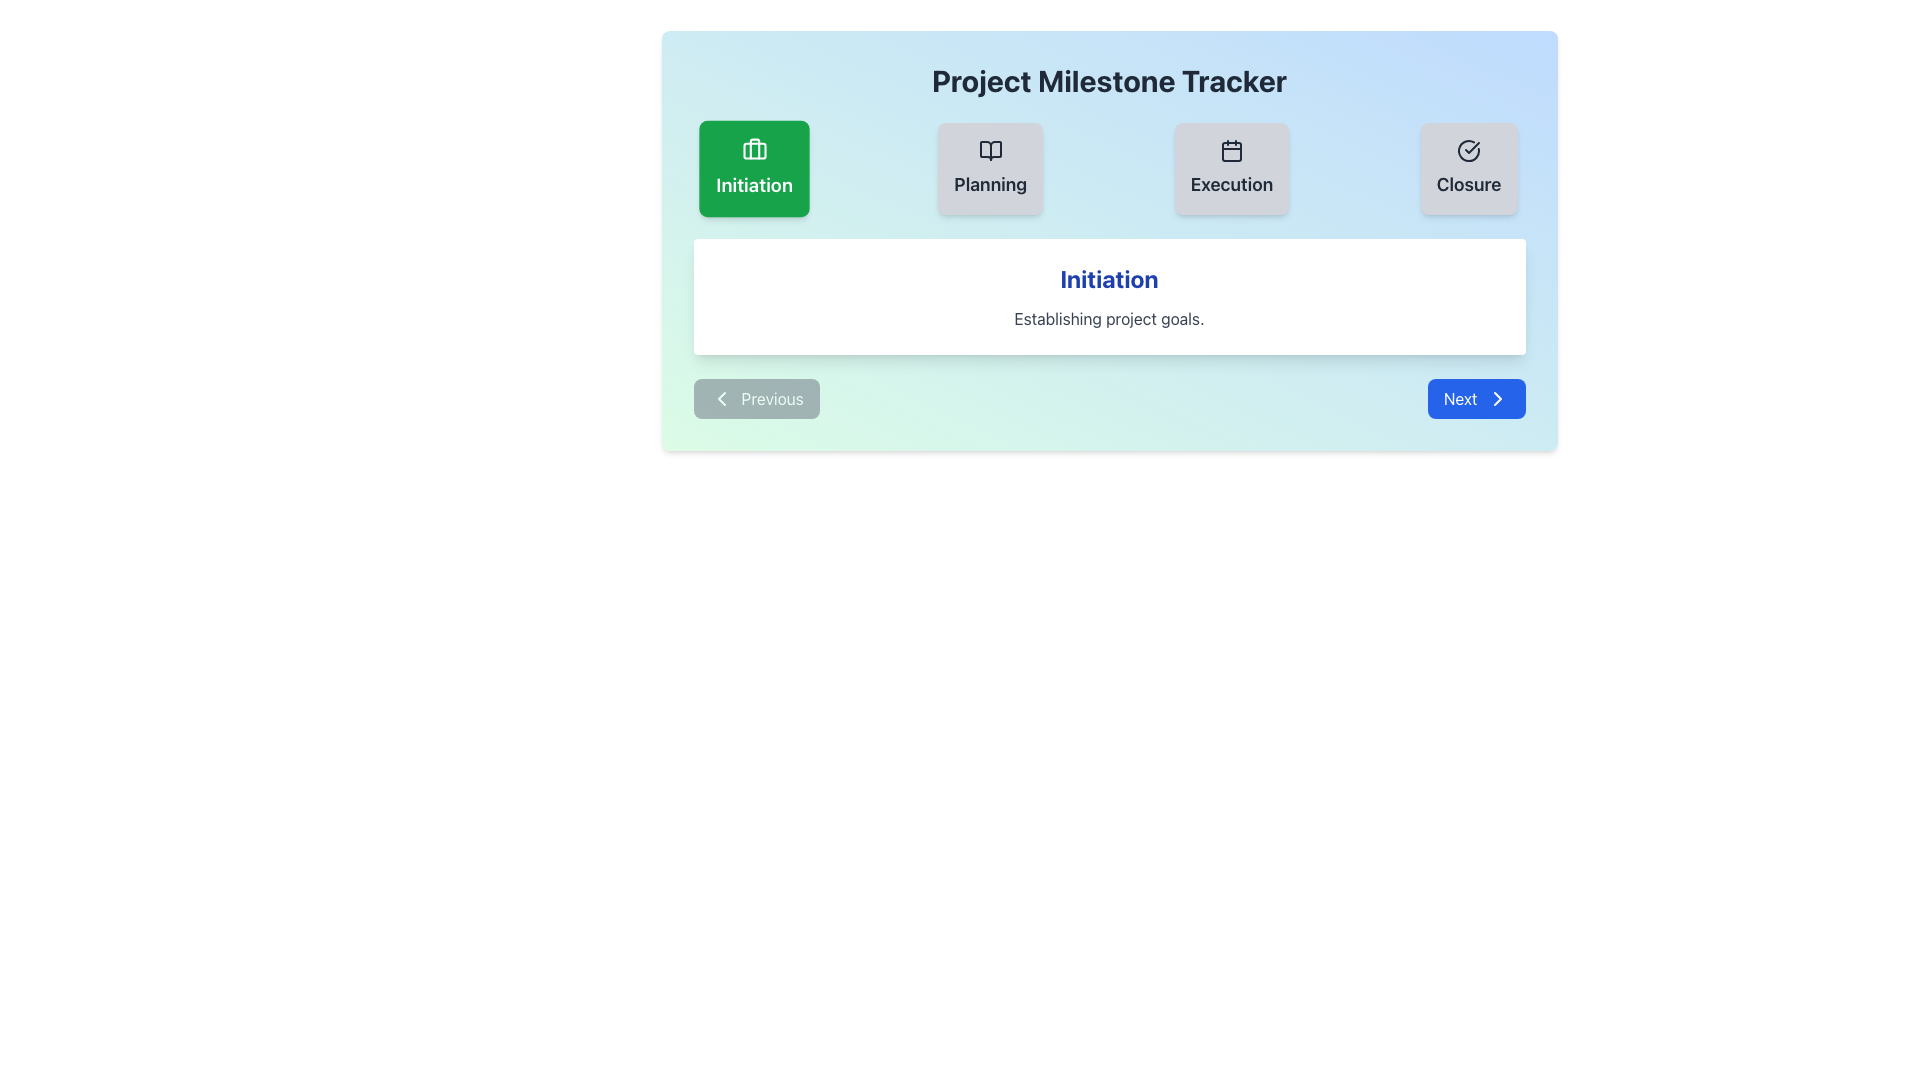 Image resolution: width=1920 pixels, height=1080 pixels. I want to click on the 'Previous' button which is located to the right of the leftward-pointing chevron icon, so click(720, 398).